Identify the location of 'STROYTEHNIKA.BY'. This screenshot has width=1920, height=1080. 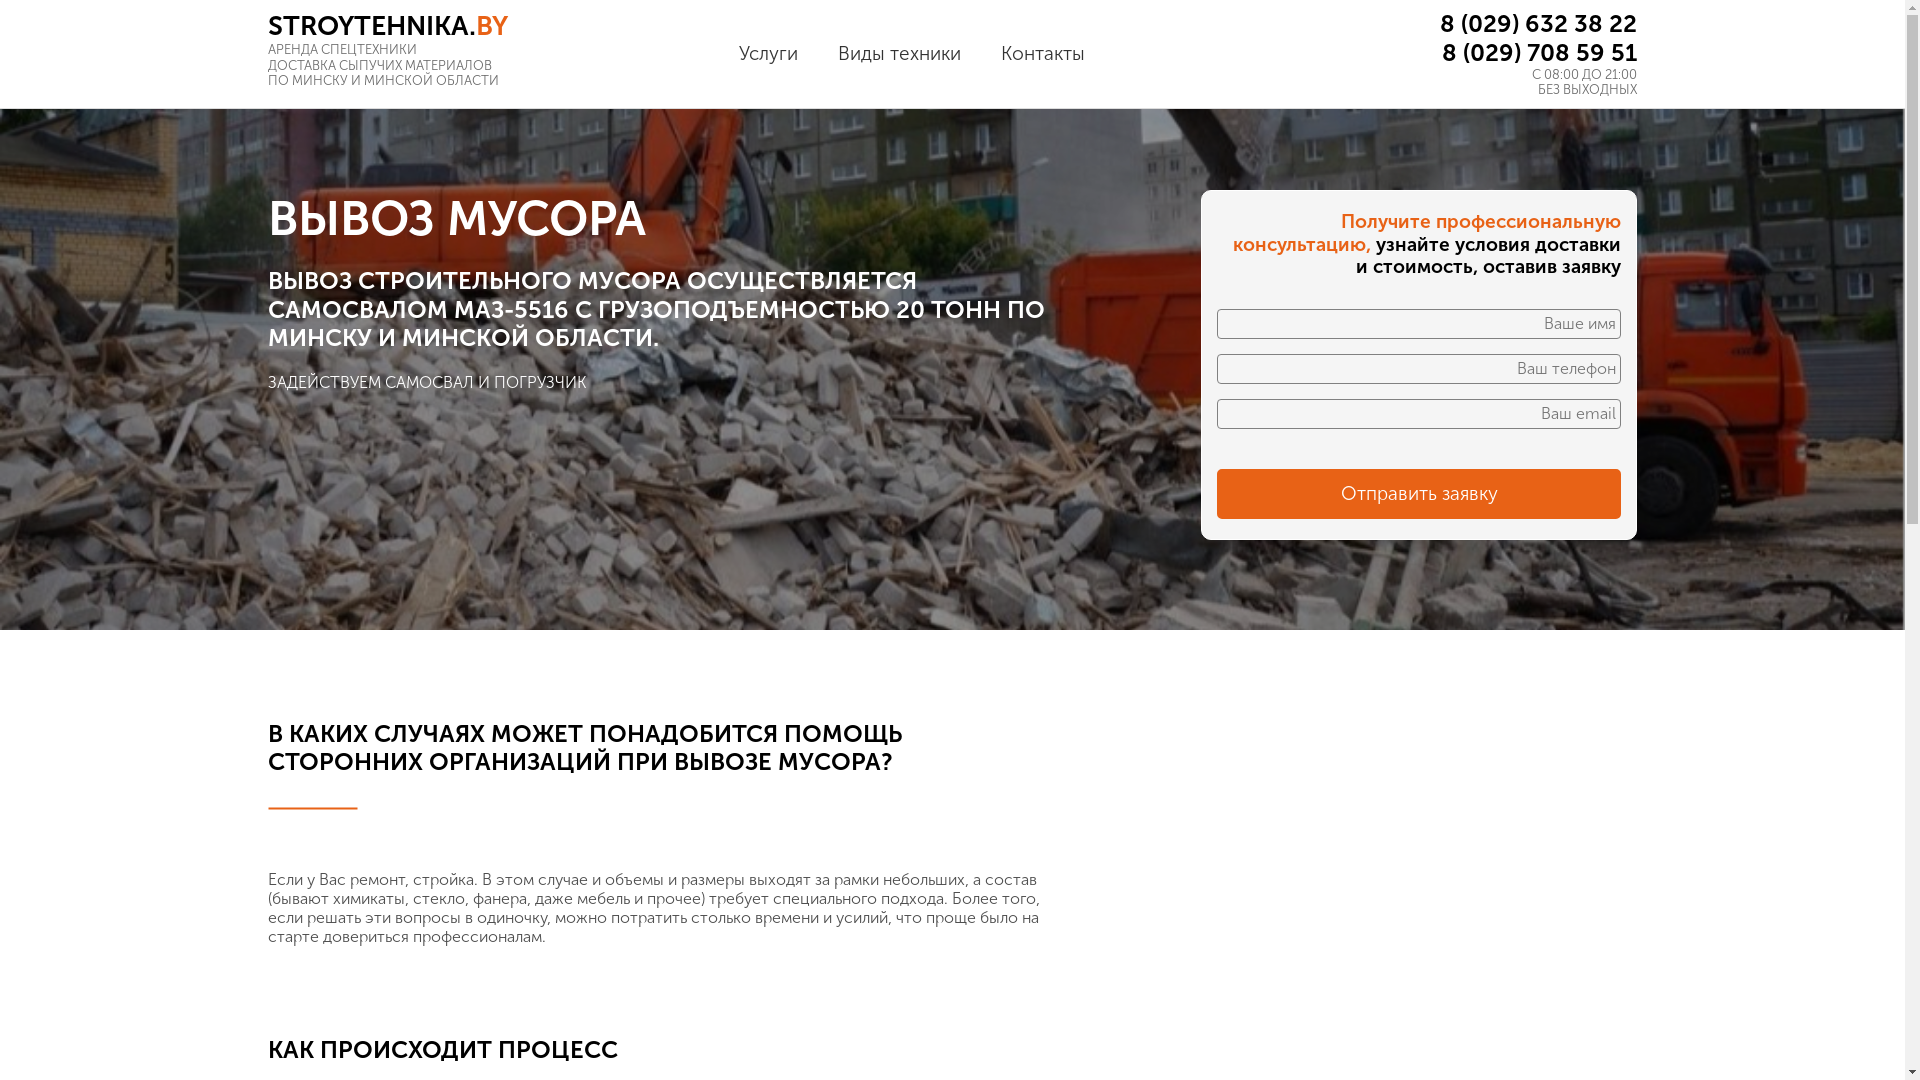
(267, 26).